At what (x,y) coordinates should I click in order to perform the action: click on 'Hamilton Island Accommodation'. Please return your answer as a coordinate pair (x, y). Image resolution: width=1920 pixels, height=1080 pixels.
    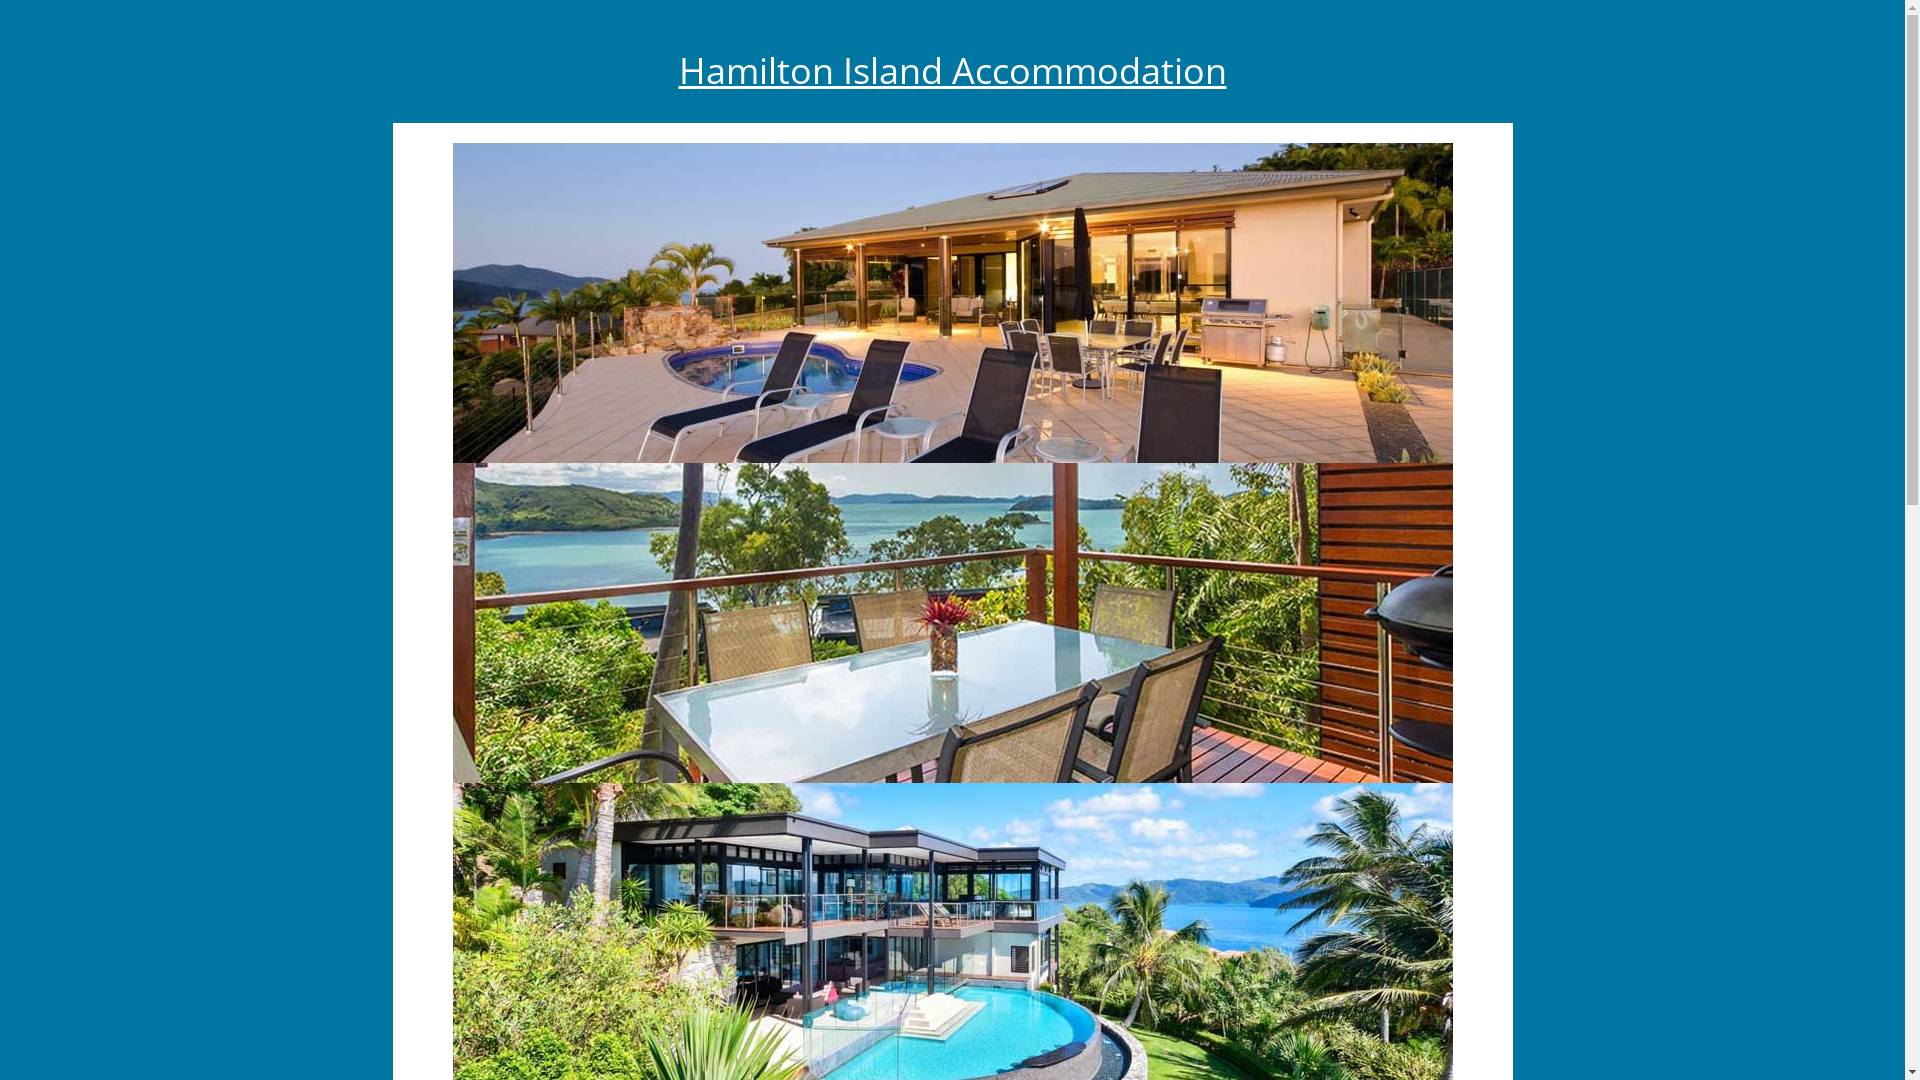
    Looking at the image, I should click on (950, 69).